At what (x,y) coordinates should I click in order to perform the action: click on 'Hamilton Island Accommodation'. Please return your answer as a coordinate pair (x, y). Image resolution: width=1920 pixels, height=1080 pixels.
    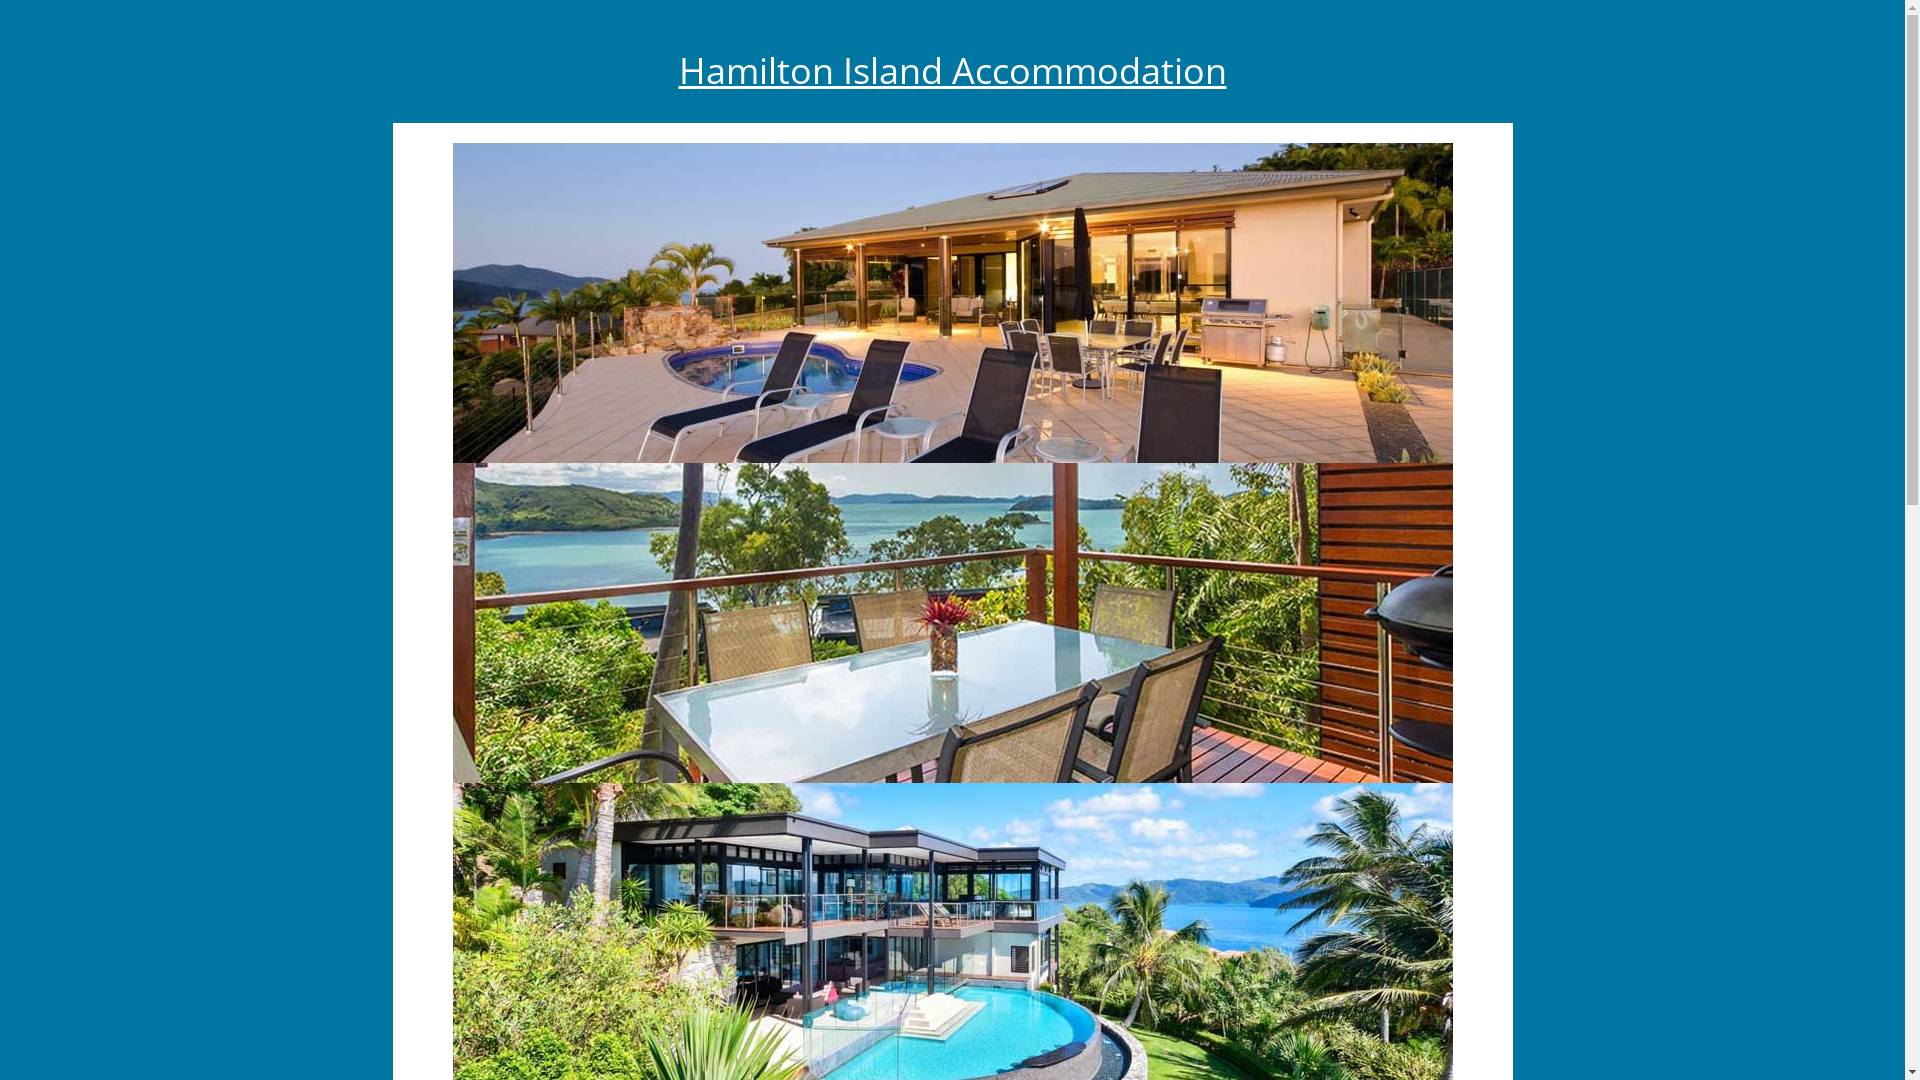
    Looking at the image, I should click on (950, 69).